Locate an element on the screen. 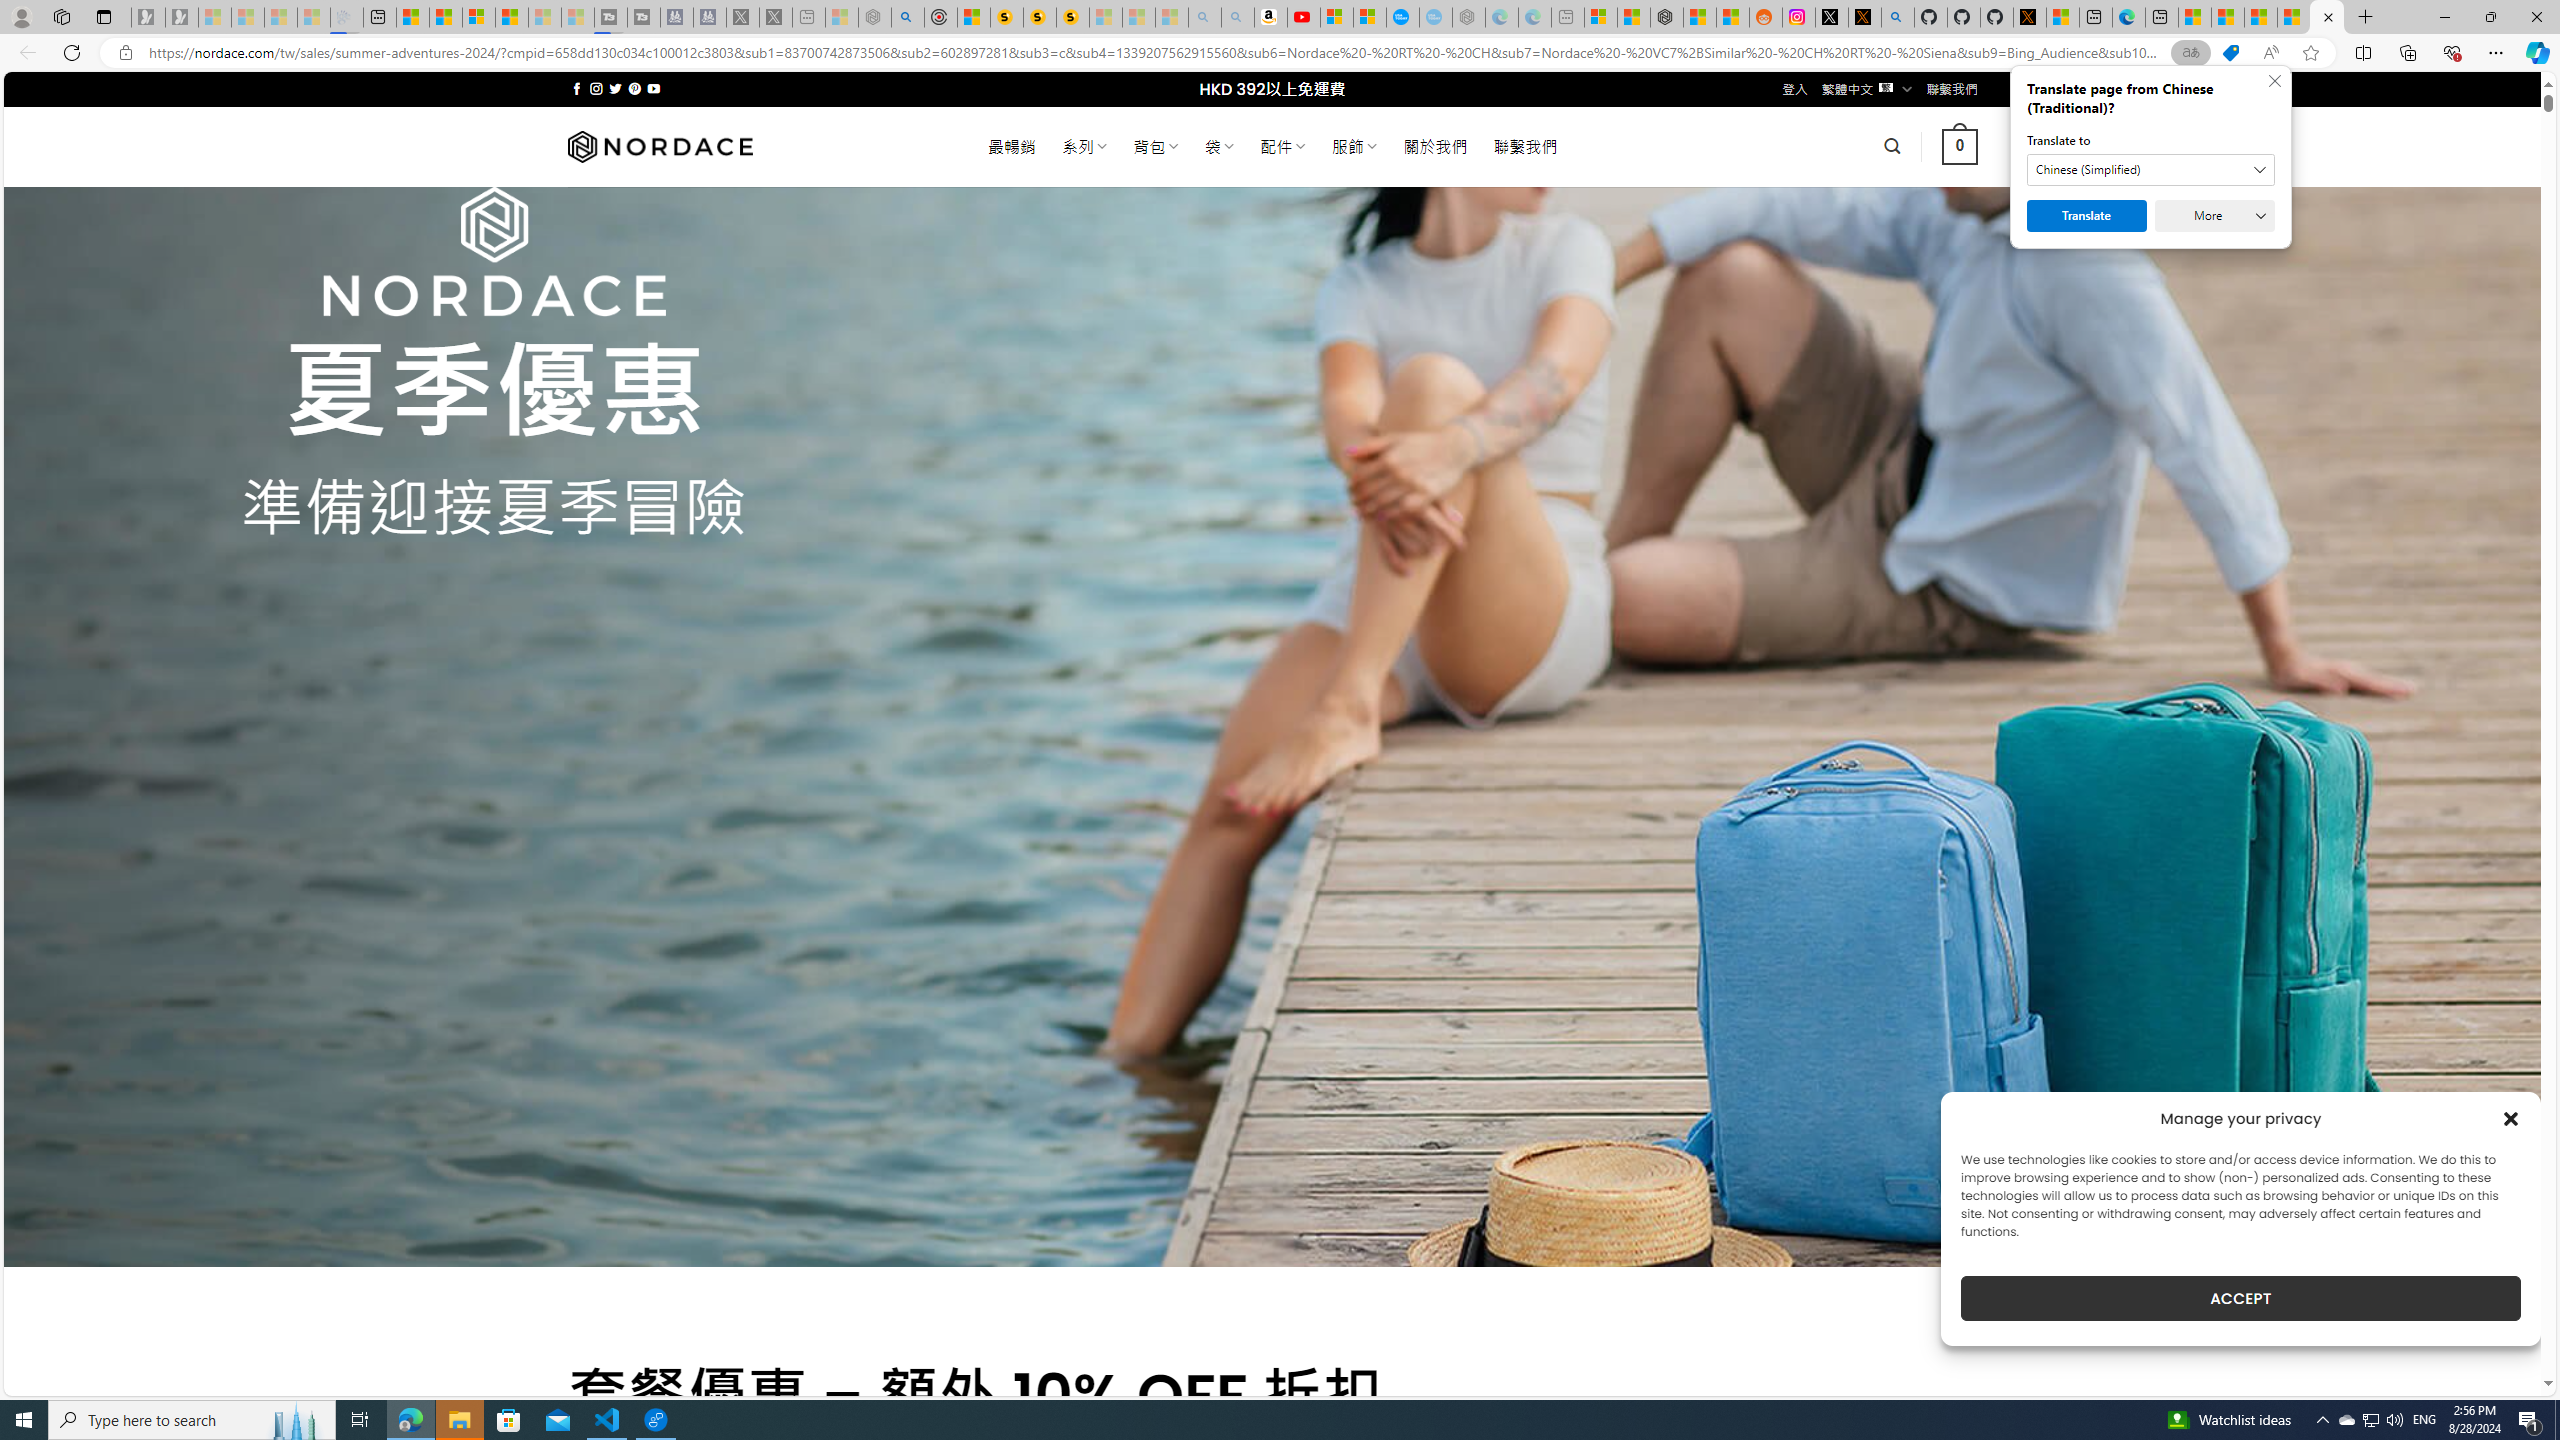  'poe - Search' is located at coordinates (906, 16).